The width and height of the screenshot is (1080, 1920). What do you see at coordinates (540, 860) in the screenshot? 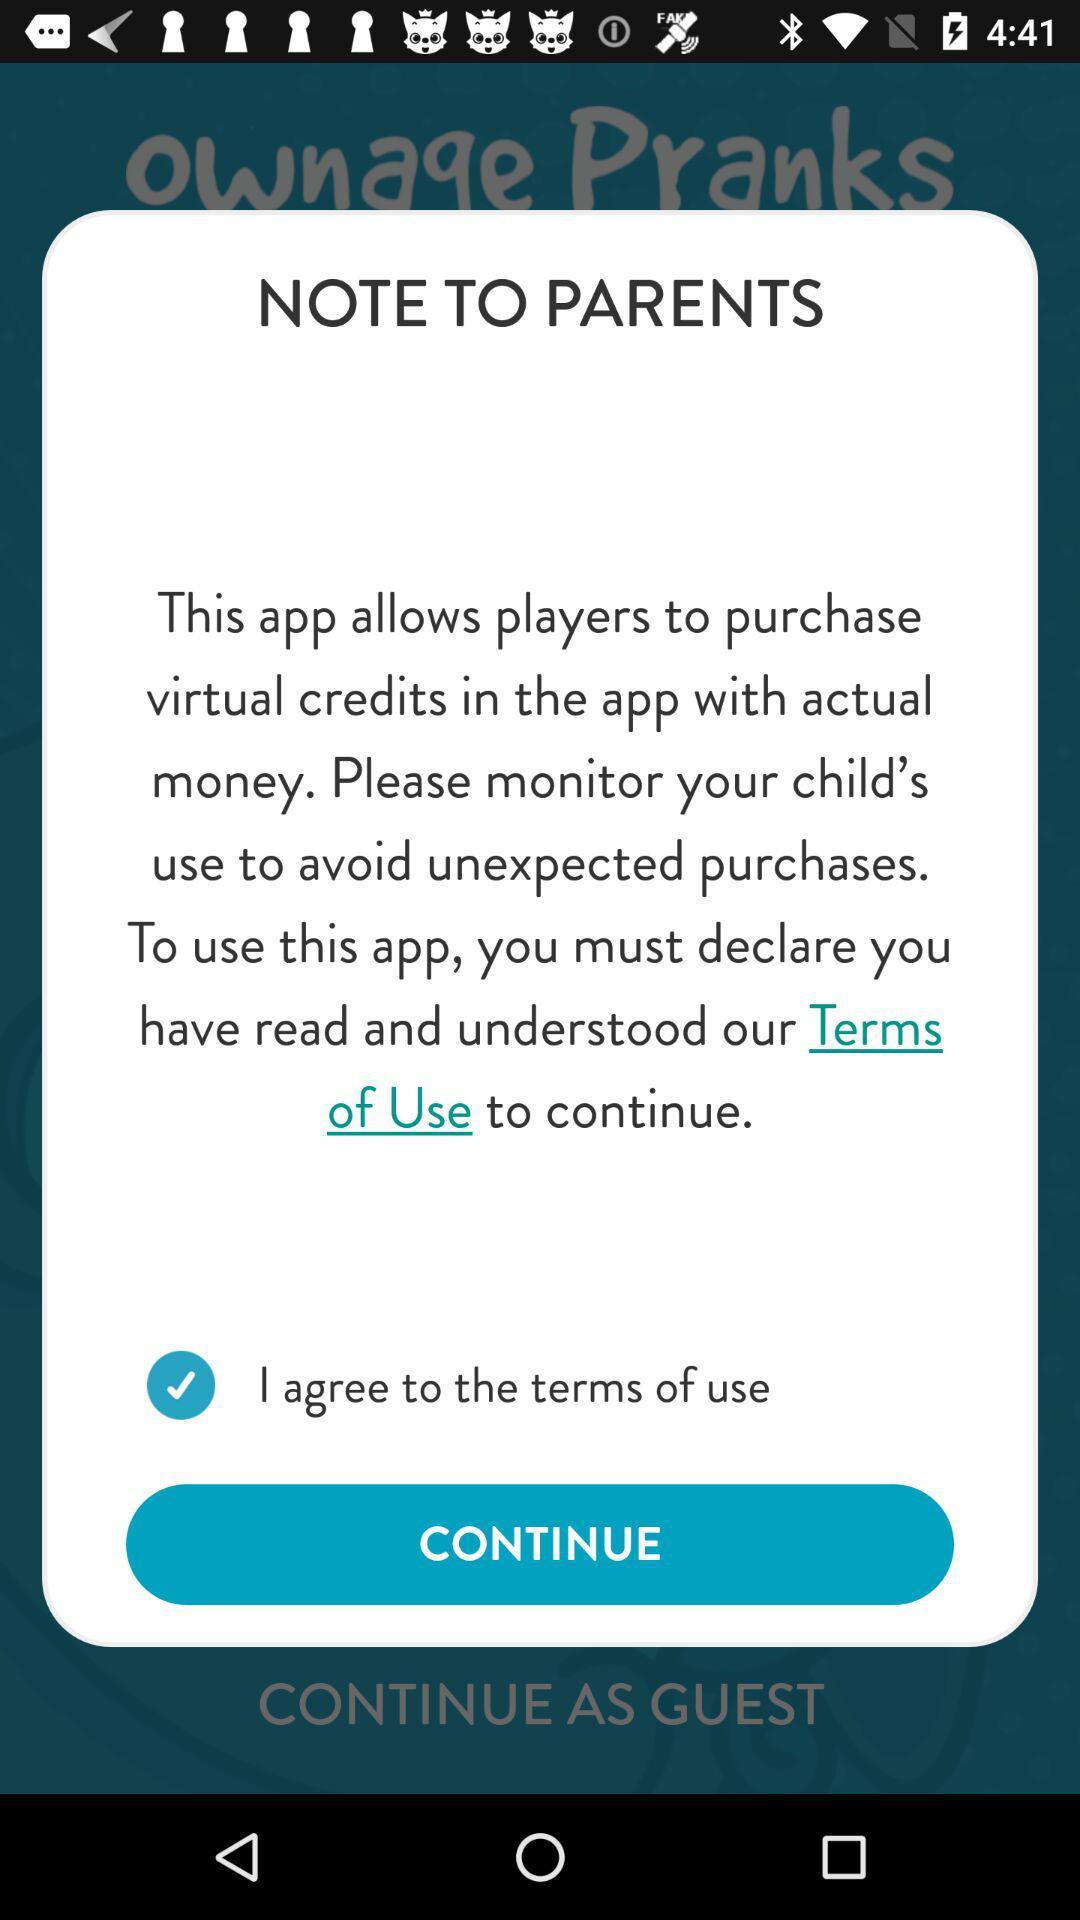
I see `the item at the center` at bounding box center [540, 860].